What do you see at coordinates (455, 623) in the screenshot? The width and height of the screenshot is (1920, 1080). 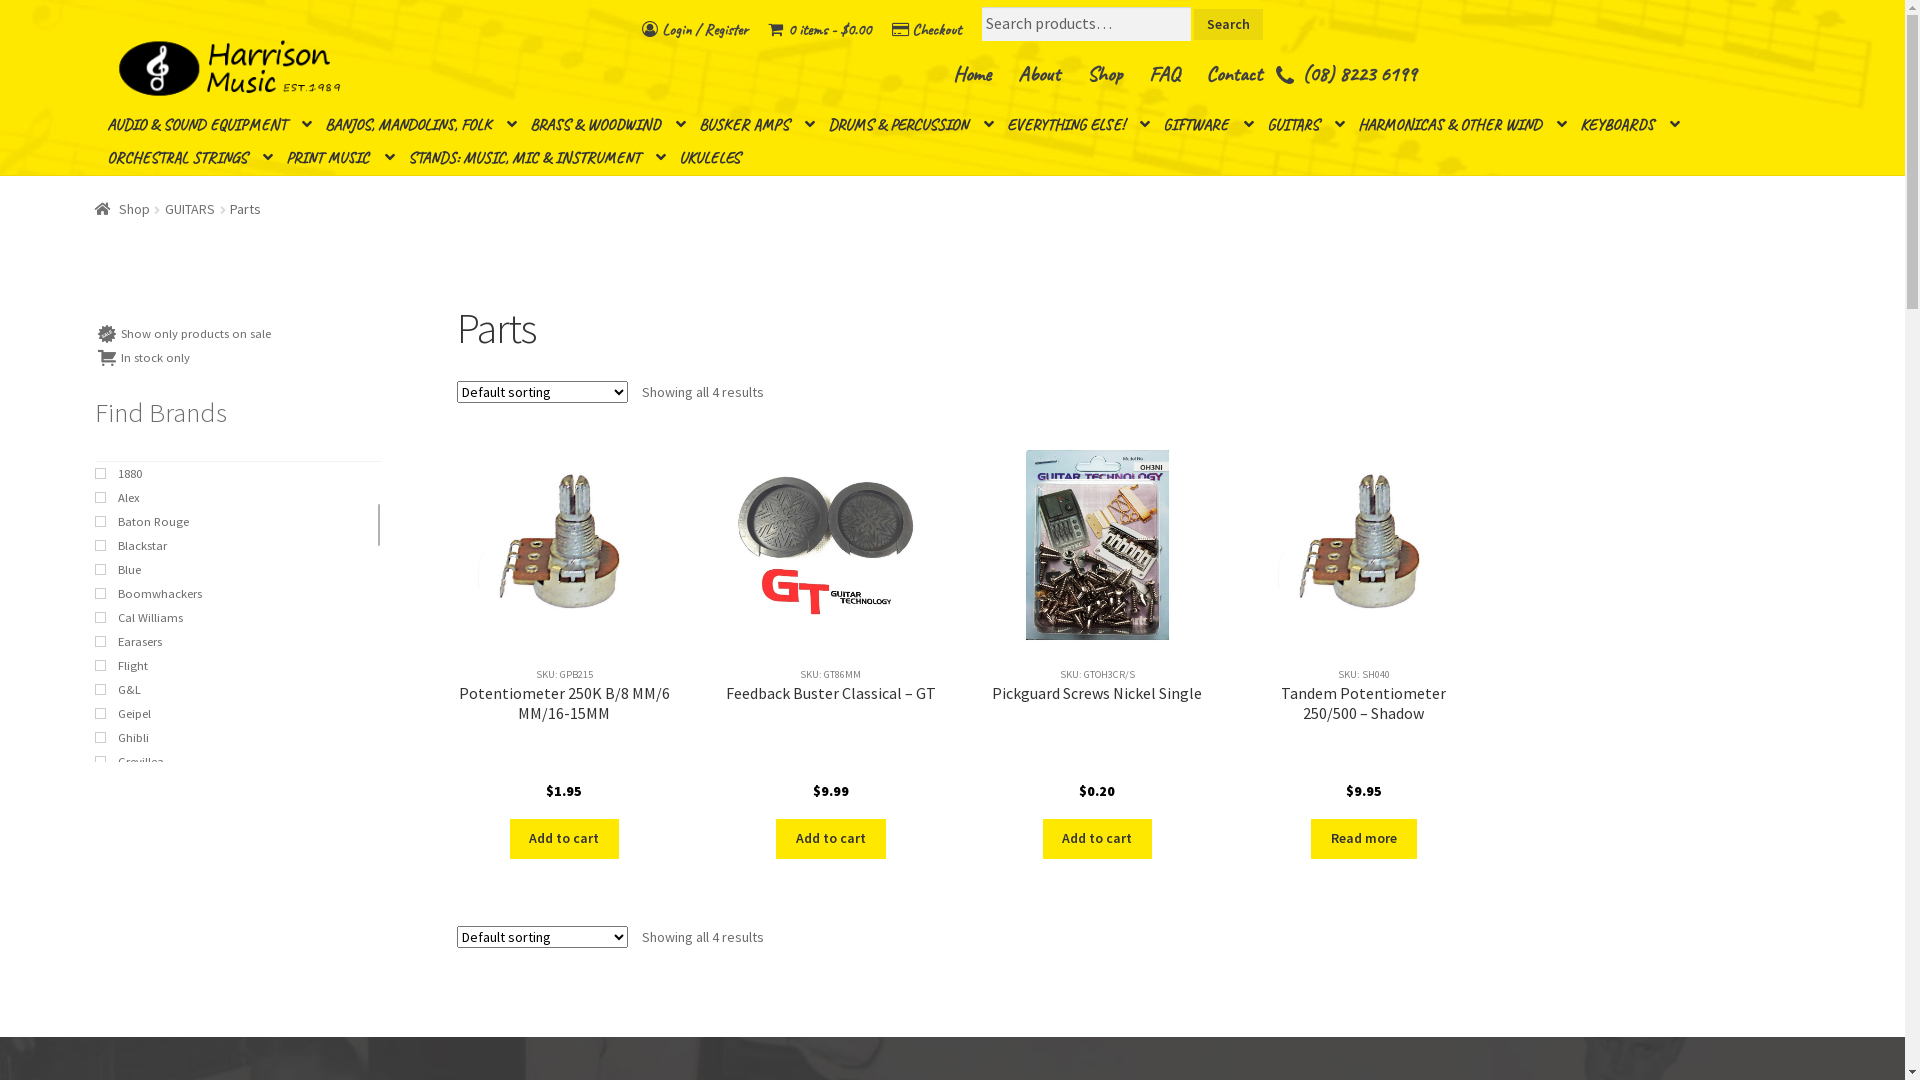 I see `'SKU: GPB215` at bounding box center [455, 623].